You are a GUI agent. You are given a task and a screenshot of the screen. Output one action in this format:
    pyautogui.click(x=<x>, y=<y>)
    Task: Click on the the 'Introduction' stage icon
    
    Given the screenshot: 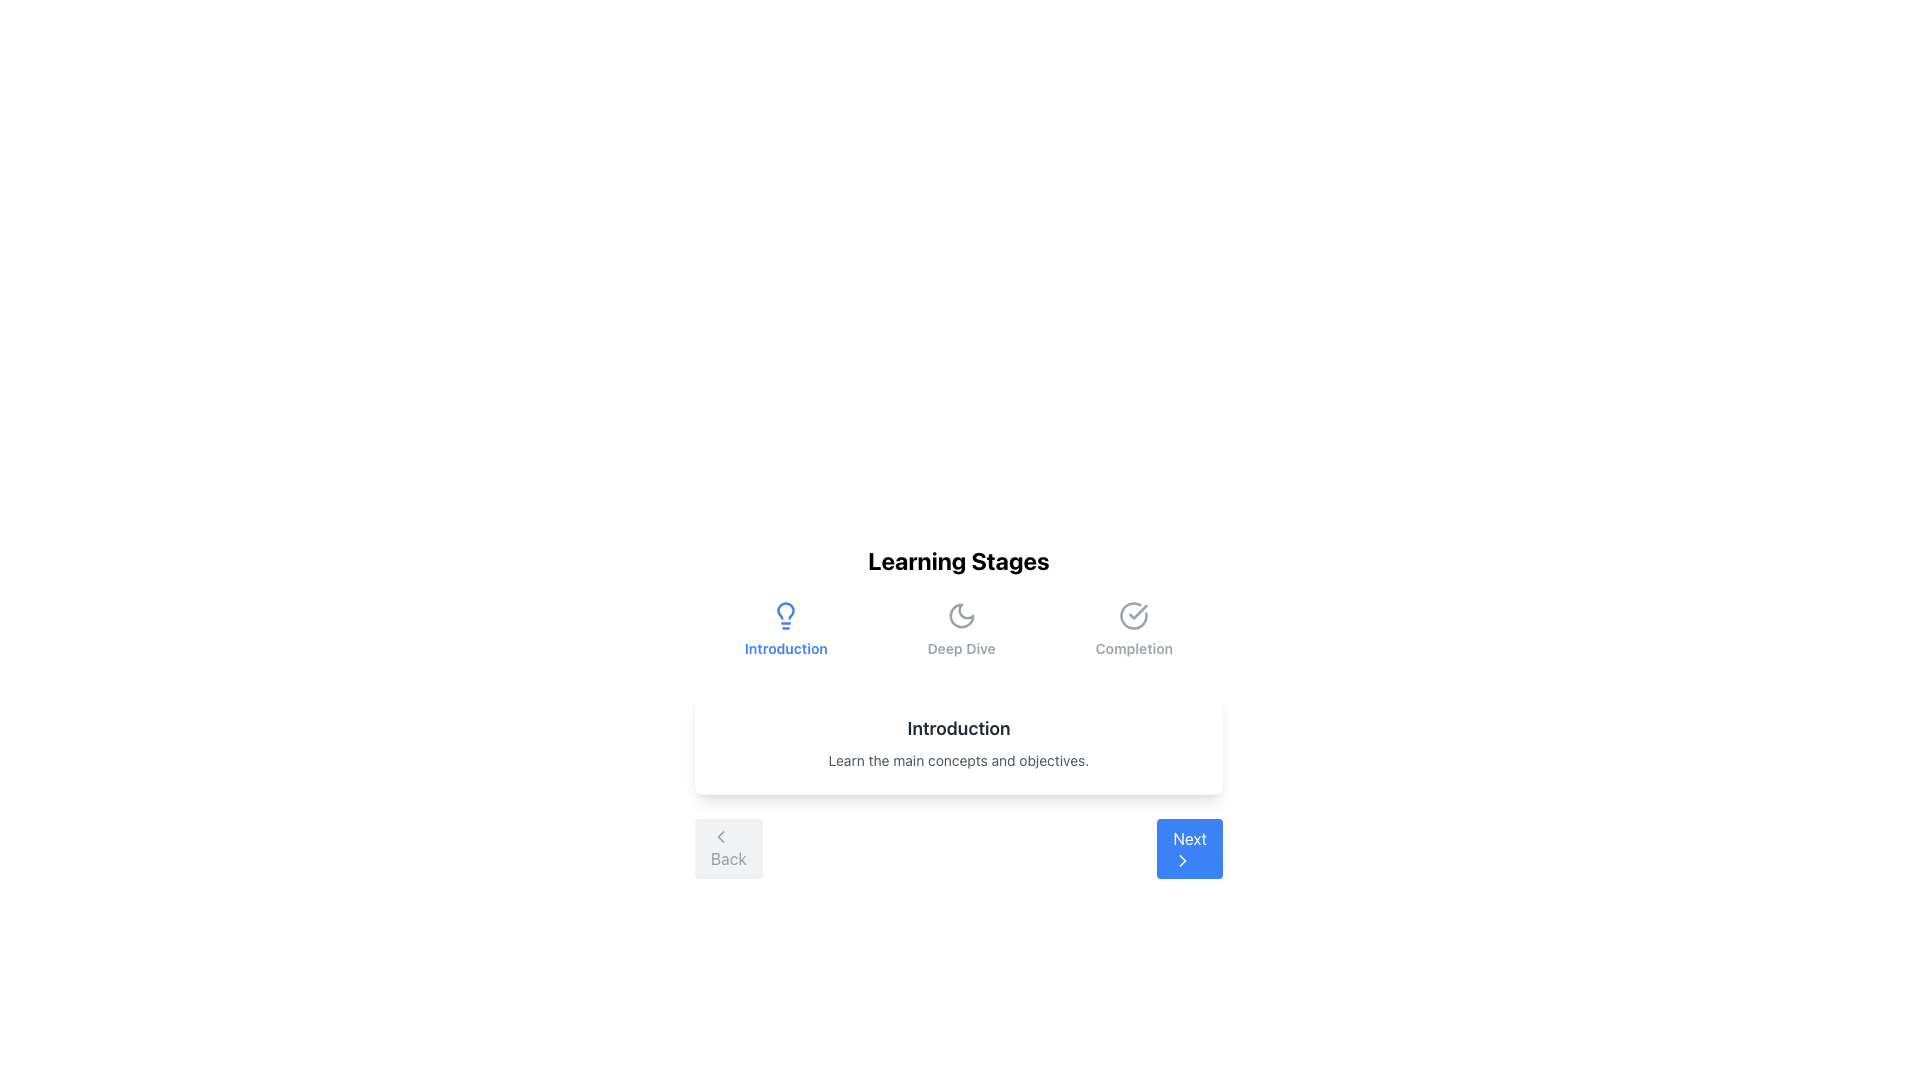 What is the action you would take?
    pyautogui.click(x=785, y=628)
    